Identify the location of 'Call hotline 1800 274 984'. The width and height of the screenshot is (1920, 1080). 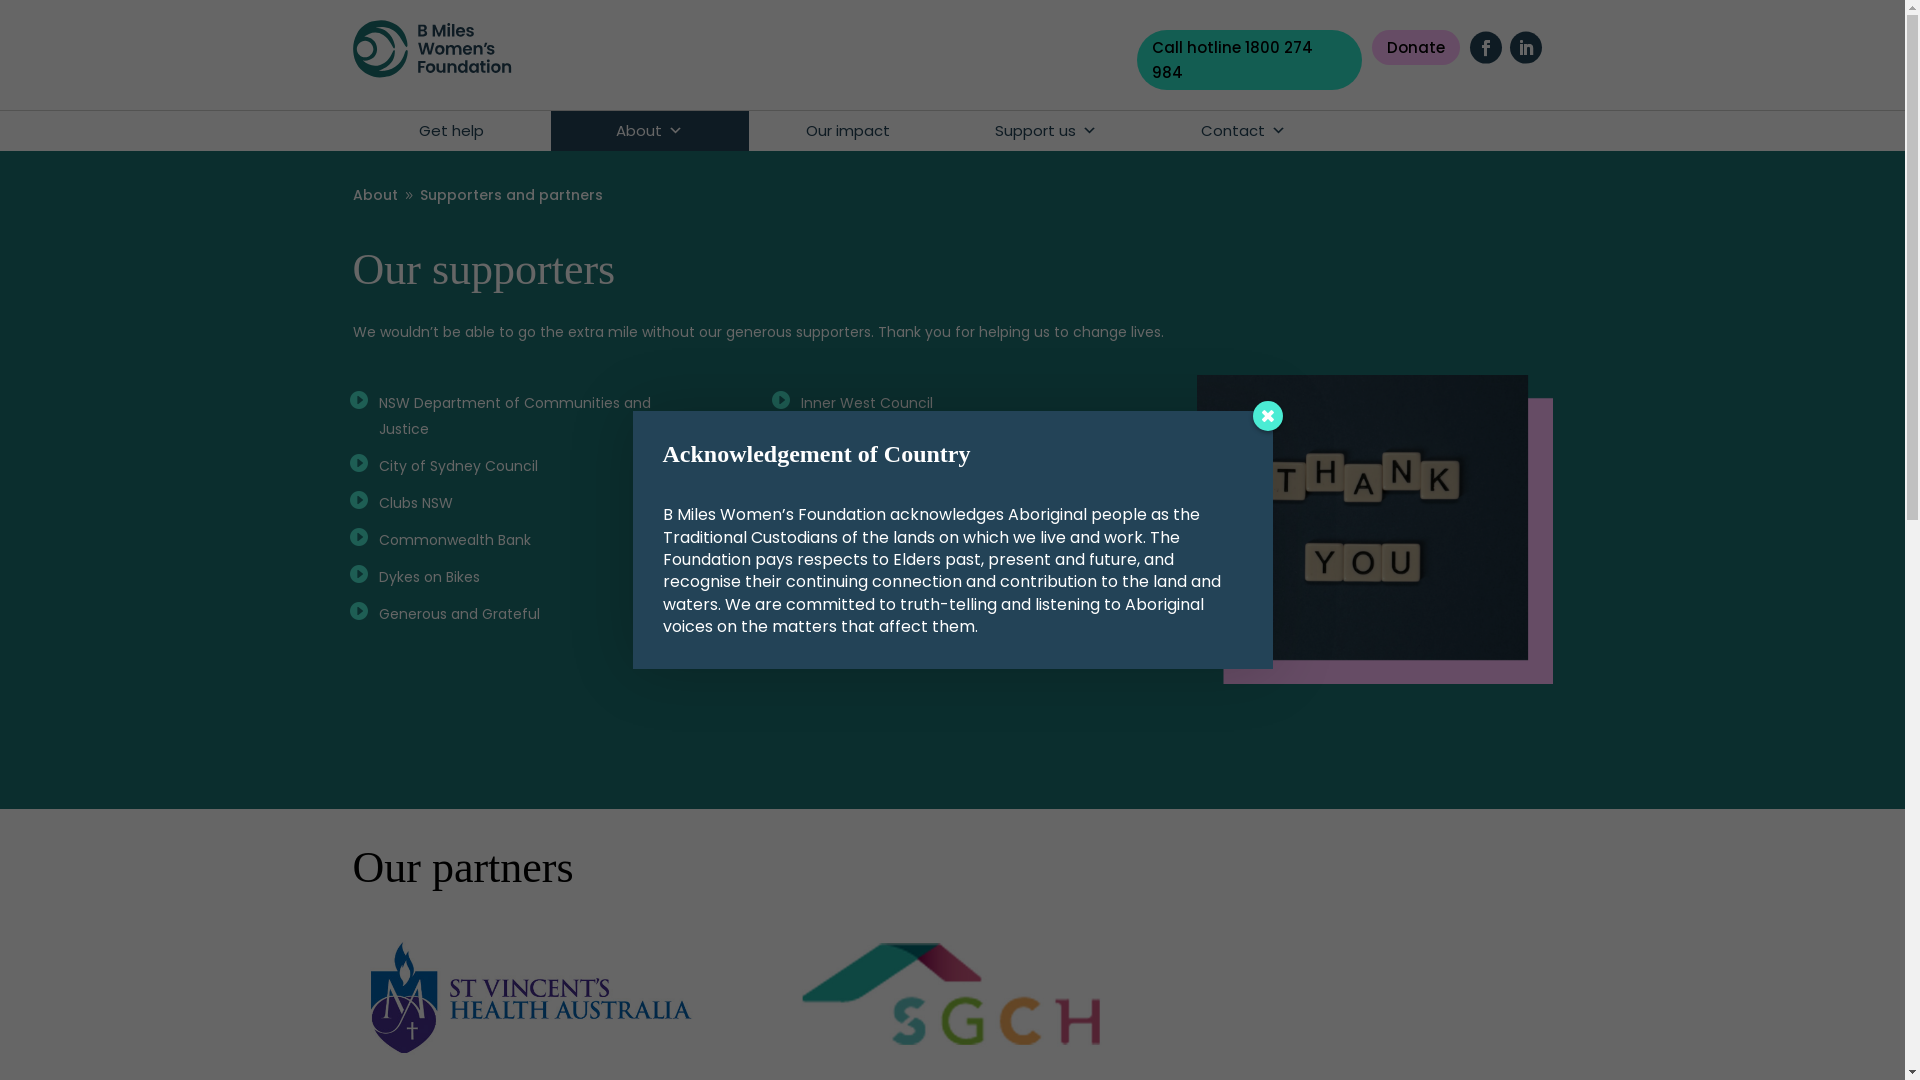
(1248, 59).